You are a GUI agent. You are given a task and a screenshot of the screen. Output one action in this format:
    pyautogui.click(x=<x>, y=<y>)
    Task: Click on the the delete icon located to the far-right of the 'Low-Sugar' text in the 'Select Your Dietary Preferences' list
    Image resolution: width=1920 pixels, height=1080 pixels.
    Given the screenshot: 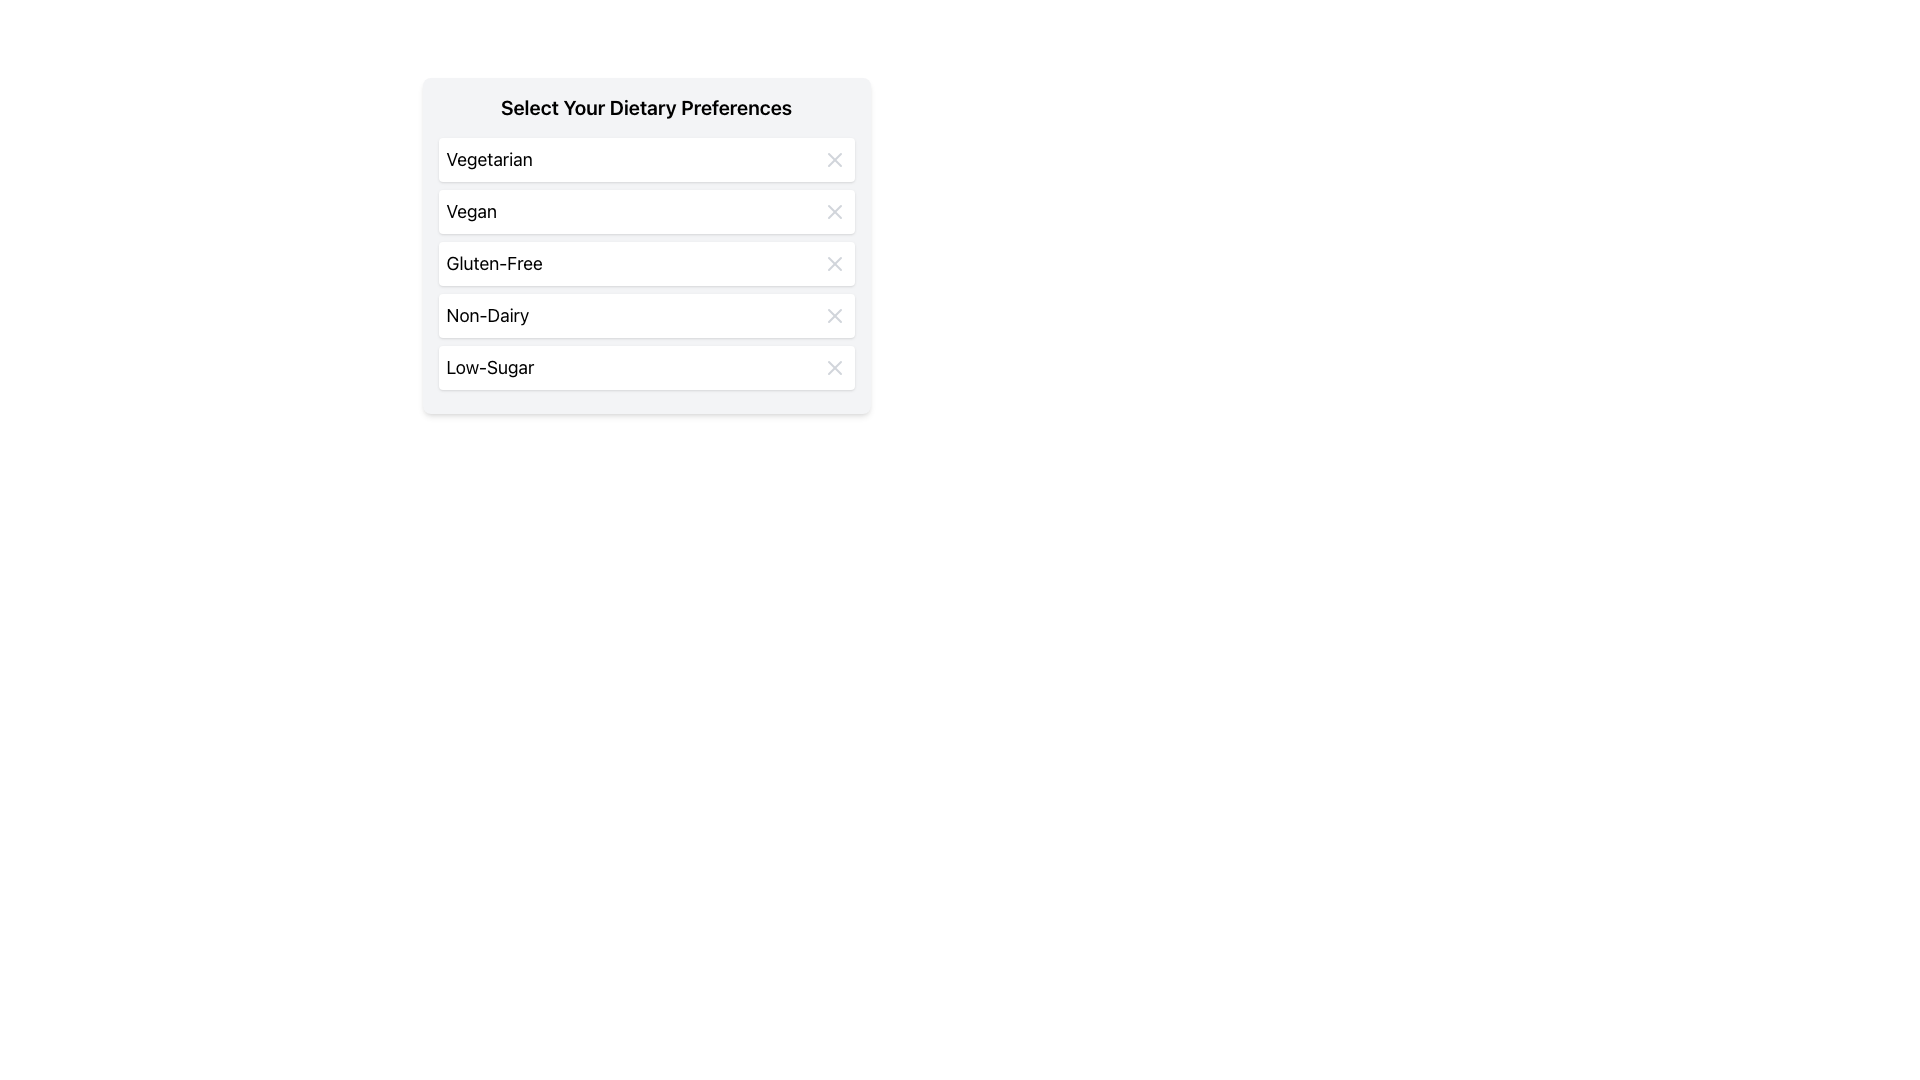 What is the action you would take?
    pyautogui.click(x=834, y=367)
    